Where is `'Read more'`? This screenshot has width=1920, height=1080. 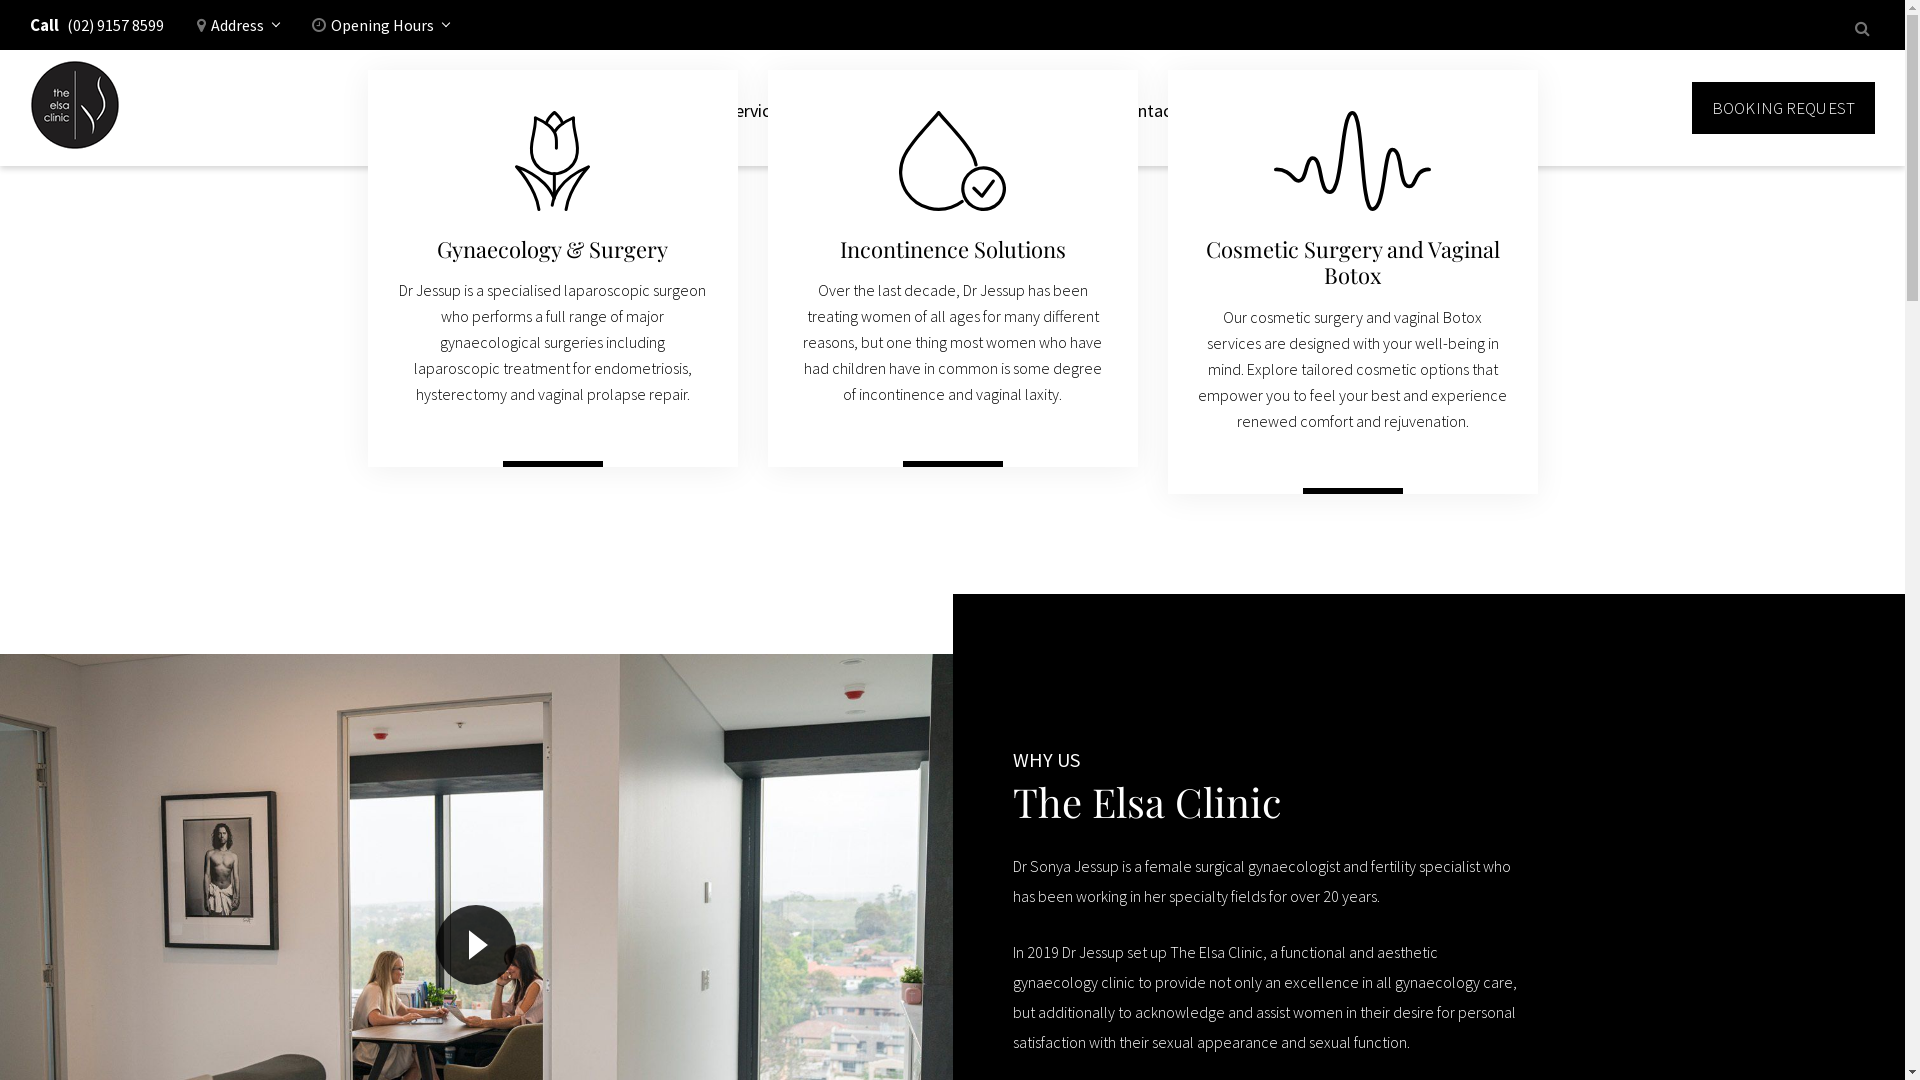 'Read more' is located at coordinates (552, 474).